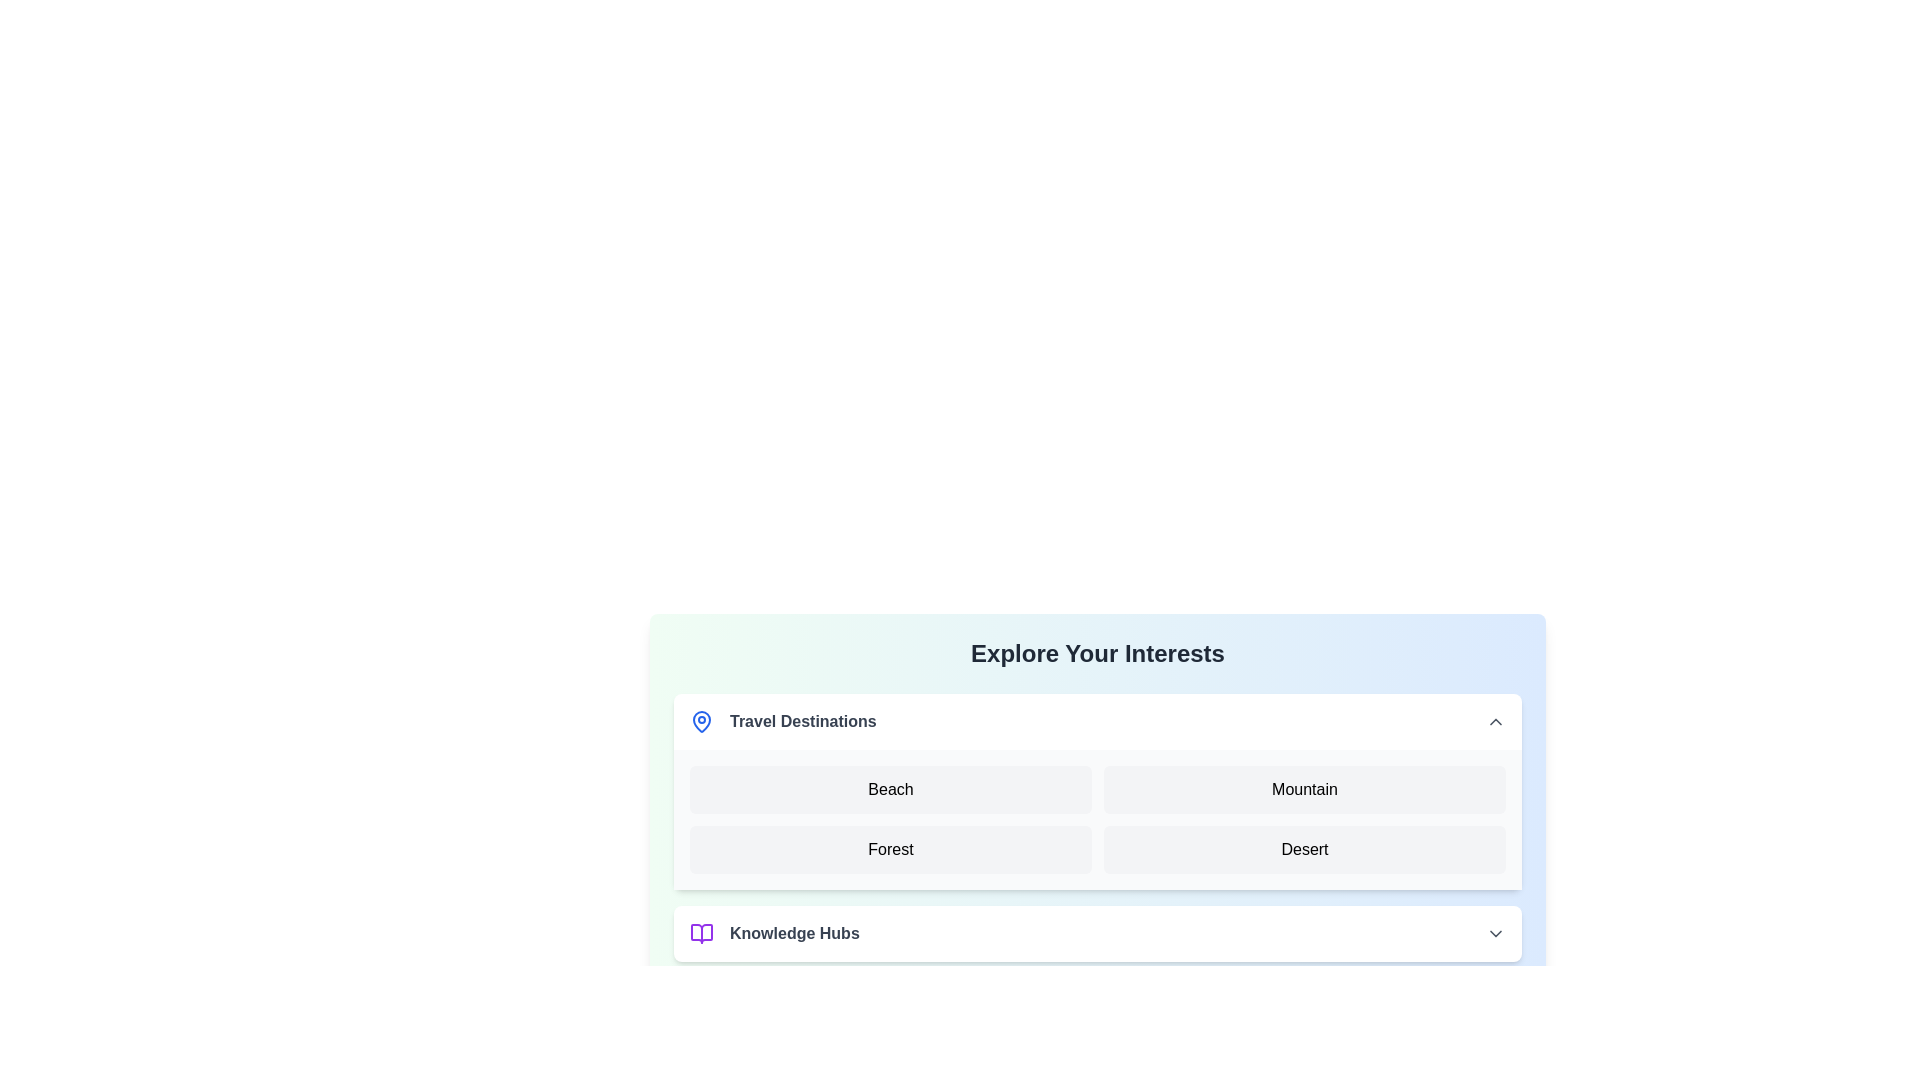 This screenshot has width=1920, height=1080. What do you see at coordinates (1305, 849) in the screenshot?
I see `text 'Desert' from the text label located in the second row and second column of the grid layout, characterized by a light gray background and black sans-serif font` at bounding box center [1305, 849].